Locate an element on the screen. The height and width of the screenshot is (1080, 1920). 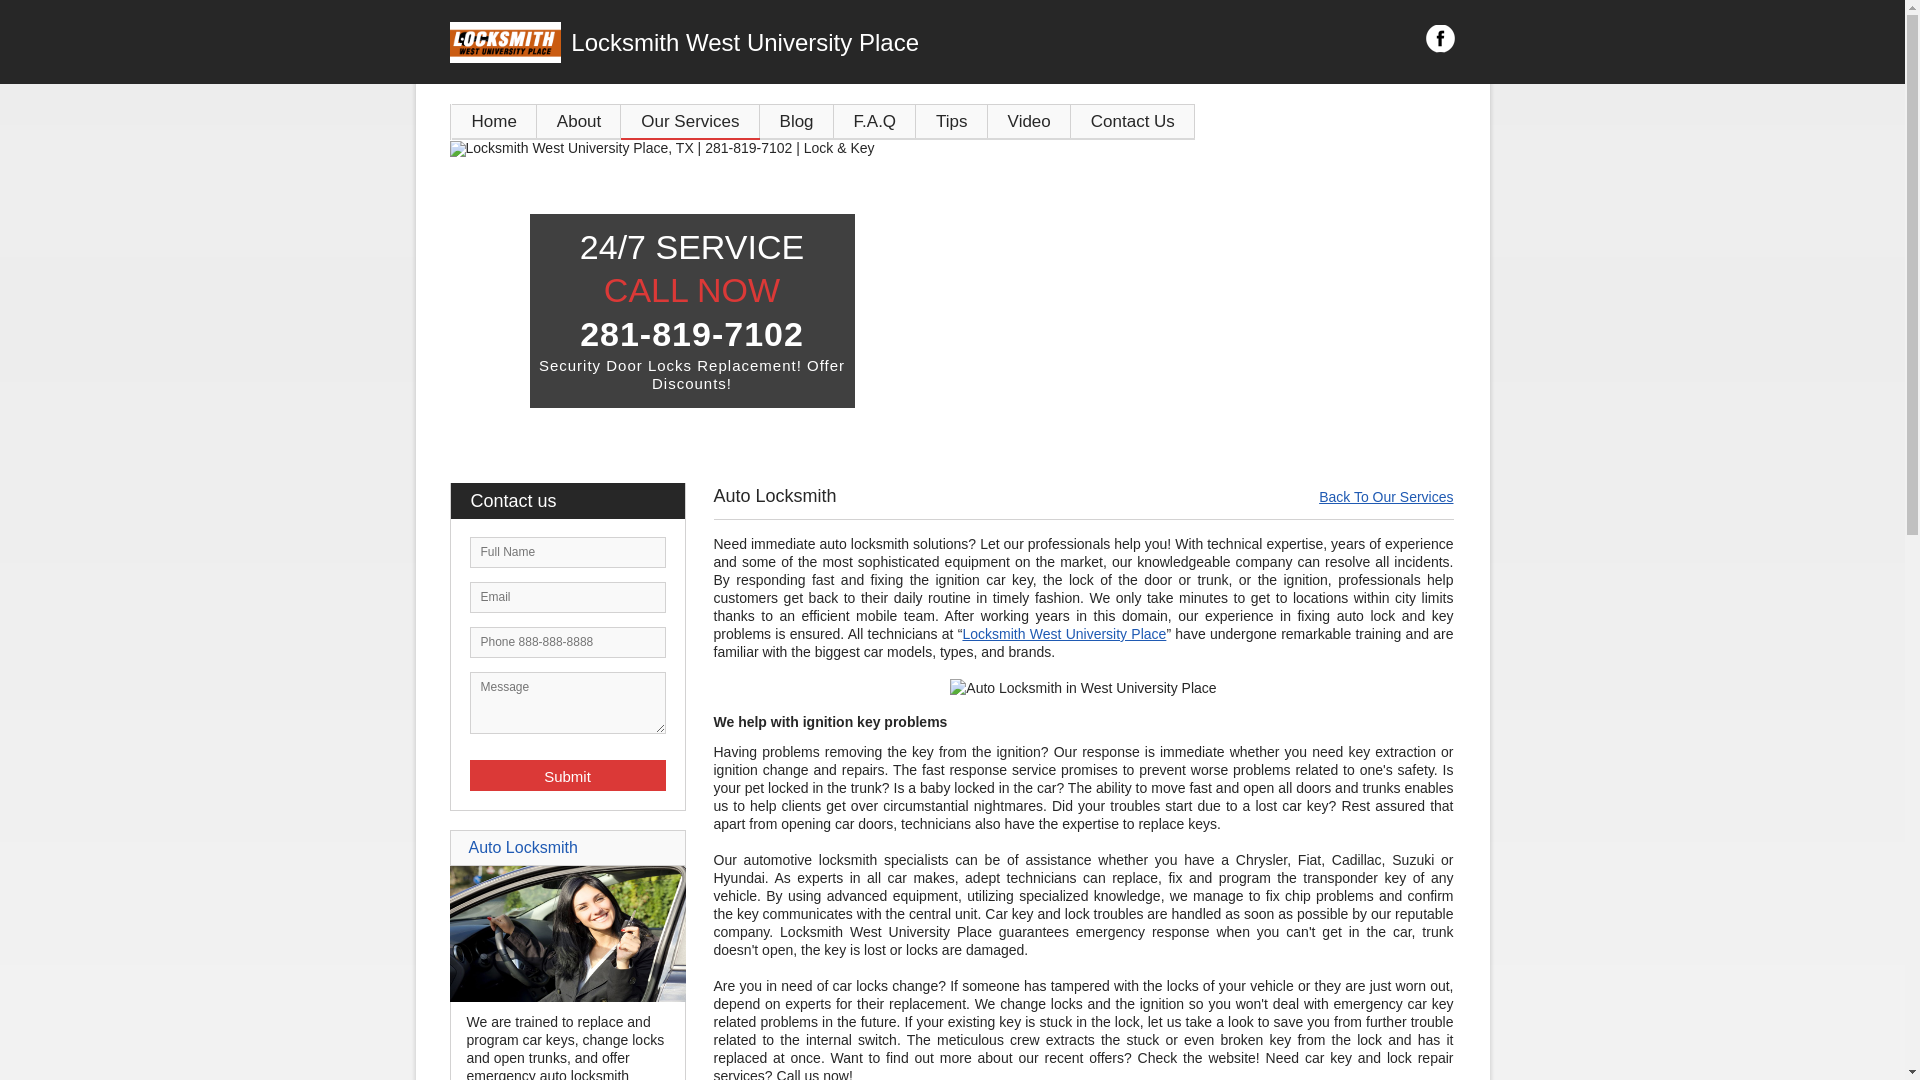
'Contact us' is located at coordinates (575, 500).